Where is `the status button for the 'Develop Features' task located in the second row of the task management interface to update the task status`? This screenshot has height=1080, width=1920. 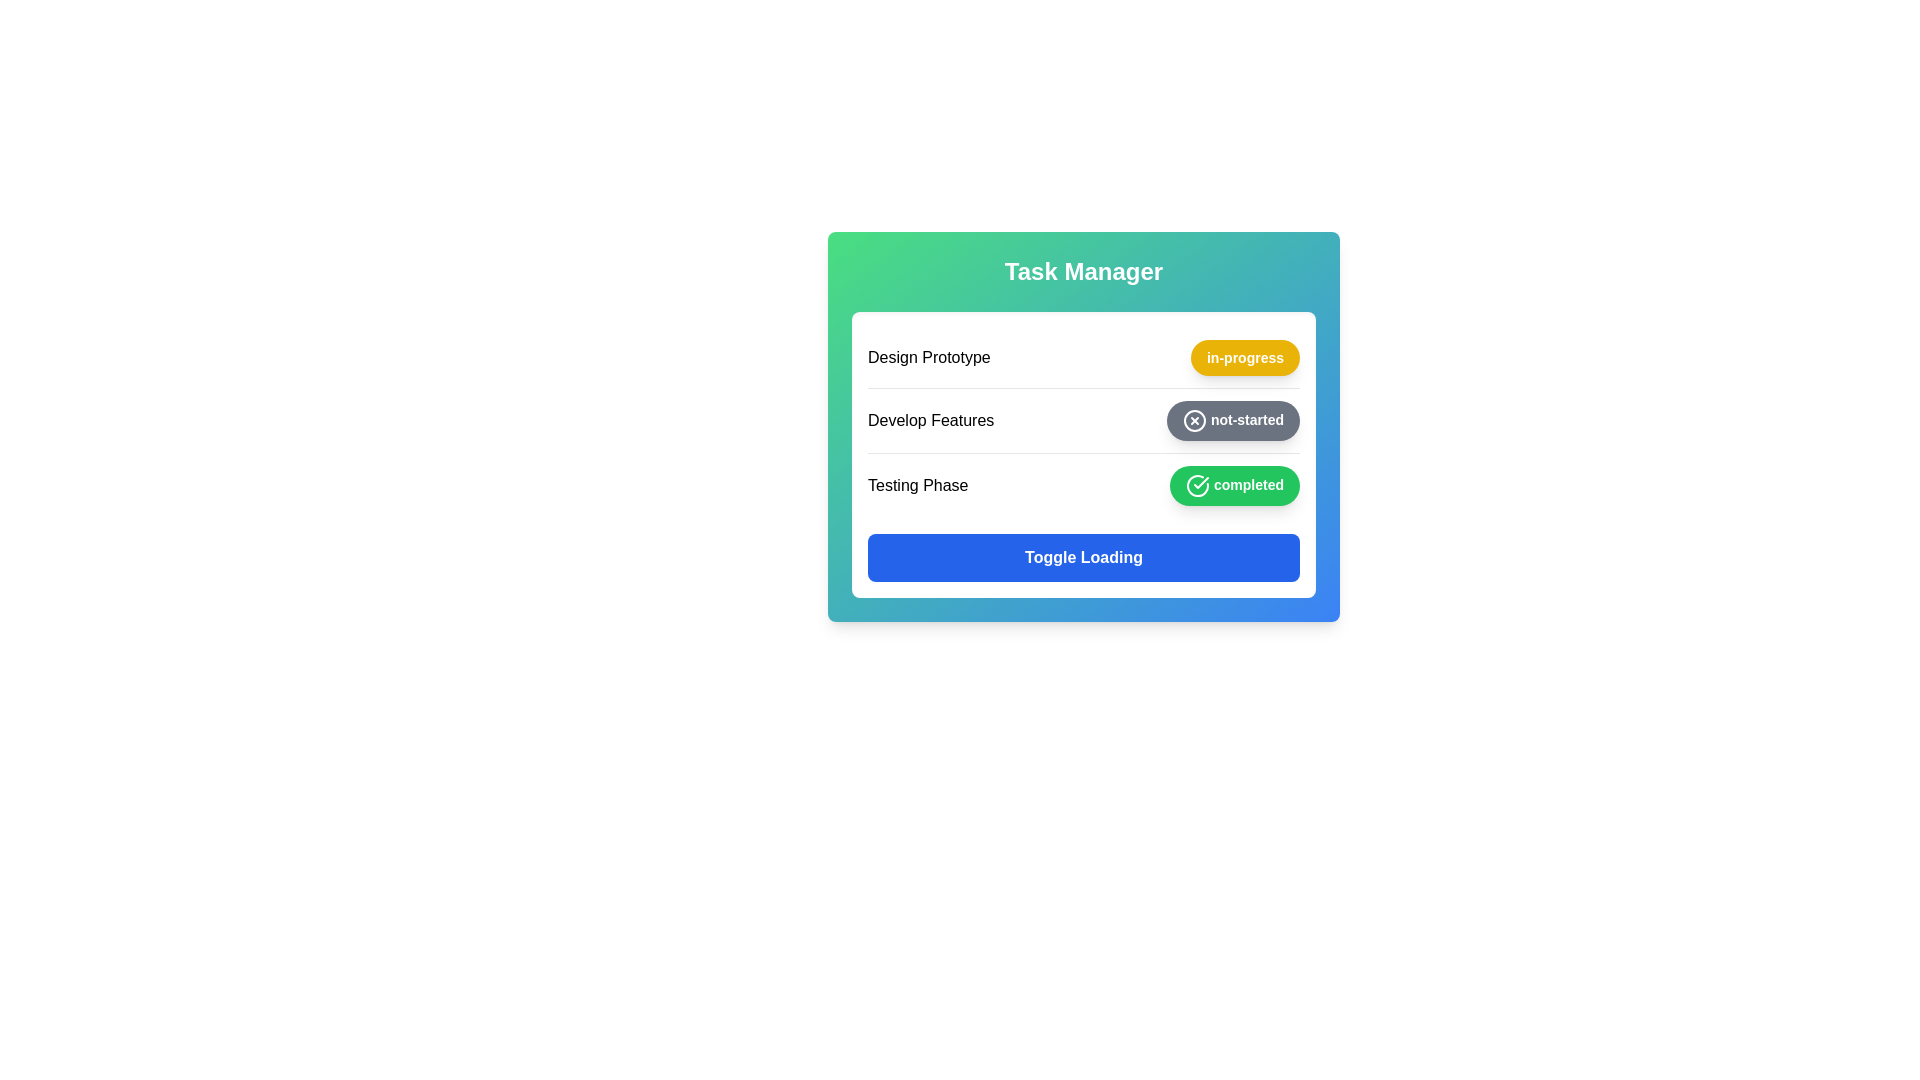 the status button for the 'Develop Features' task located in the second row of the task management interface to update the task status is located at coordinates (1083, 426).